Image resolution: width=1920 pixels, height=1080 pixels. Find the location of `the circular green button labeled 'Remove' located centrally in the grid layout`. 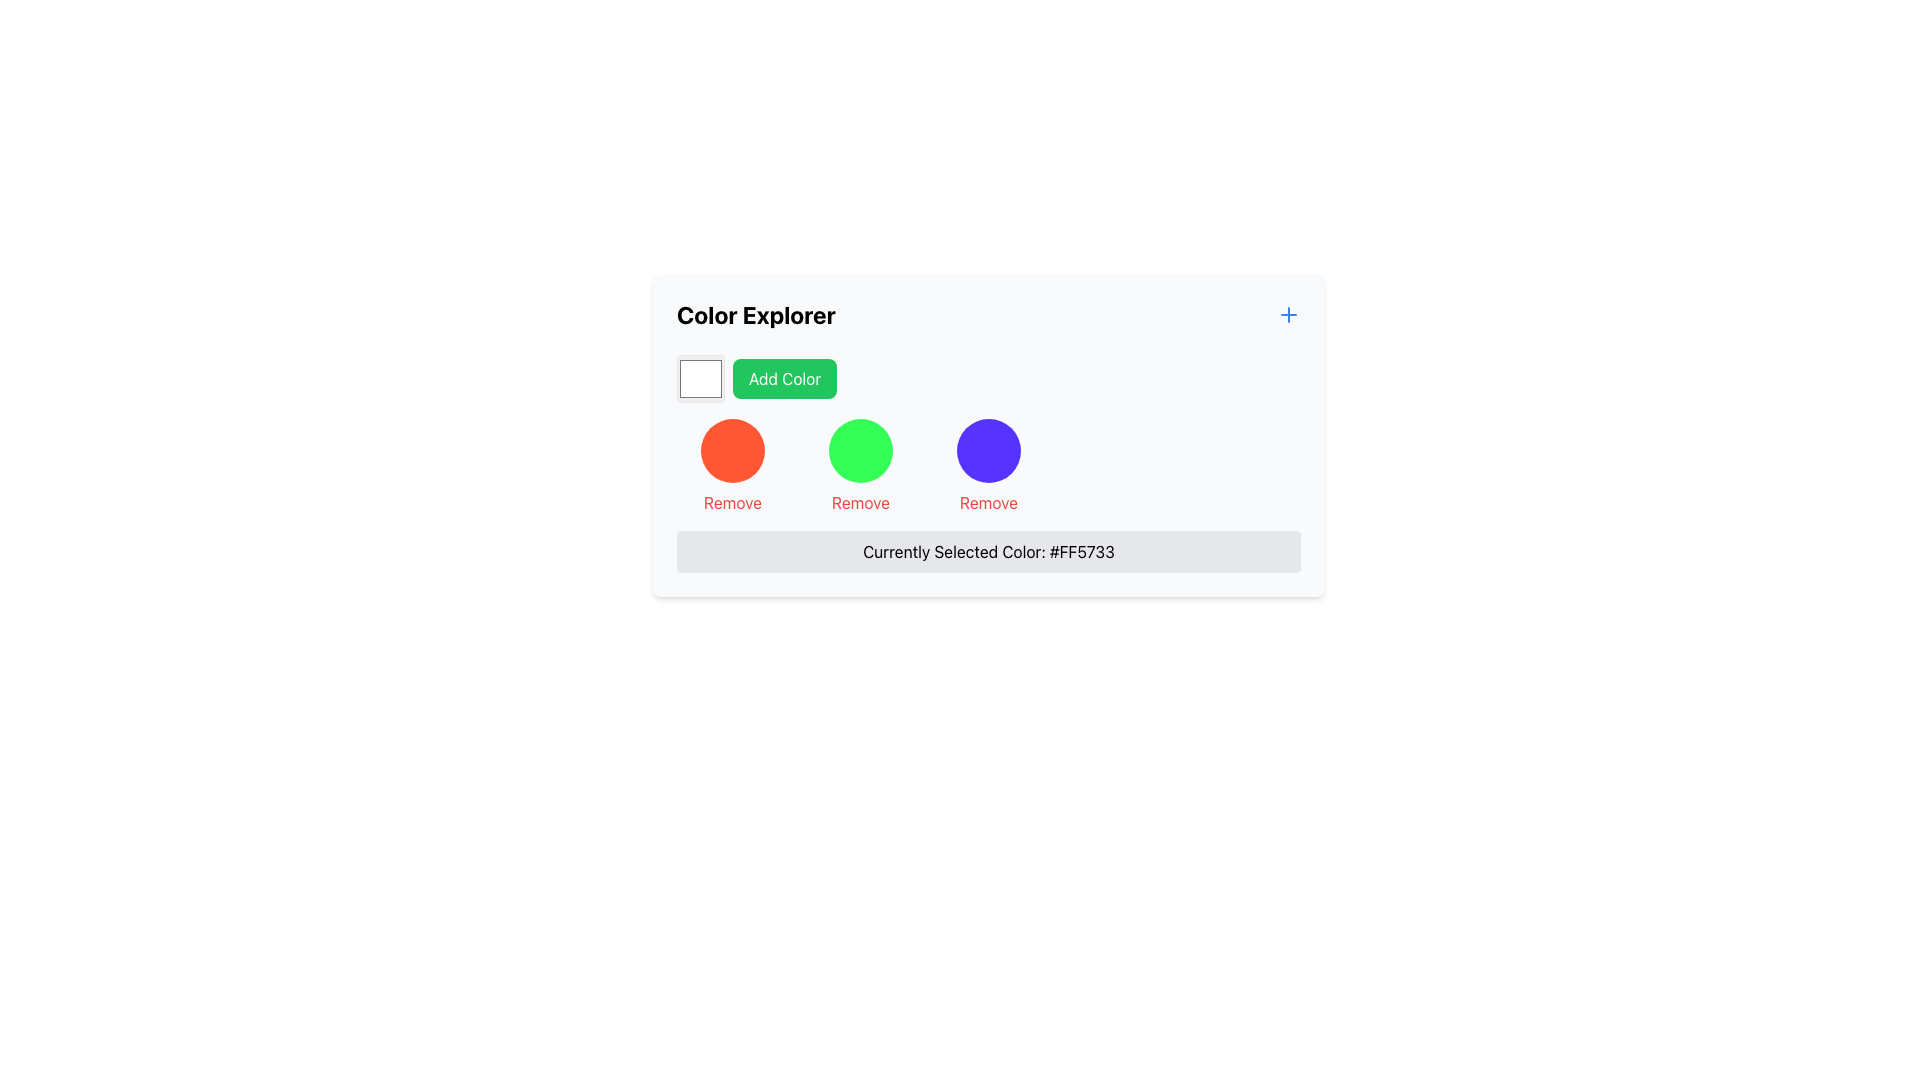

the circular green button labeled 'Remove' located centrally in the grid layout is located at coordinates (860, 466).